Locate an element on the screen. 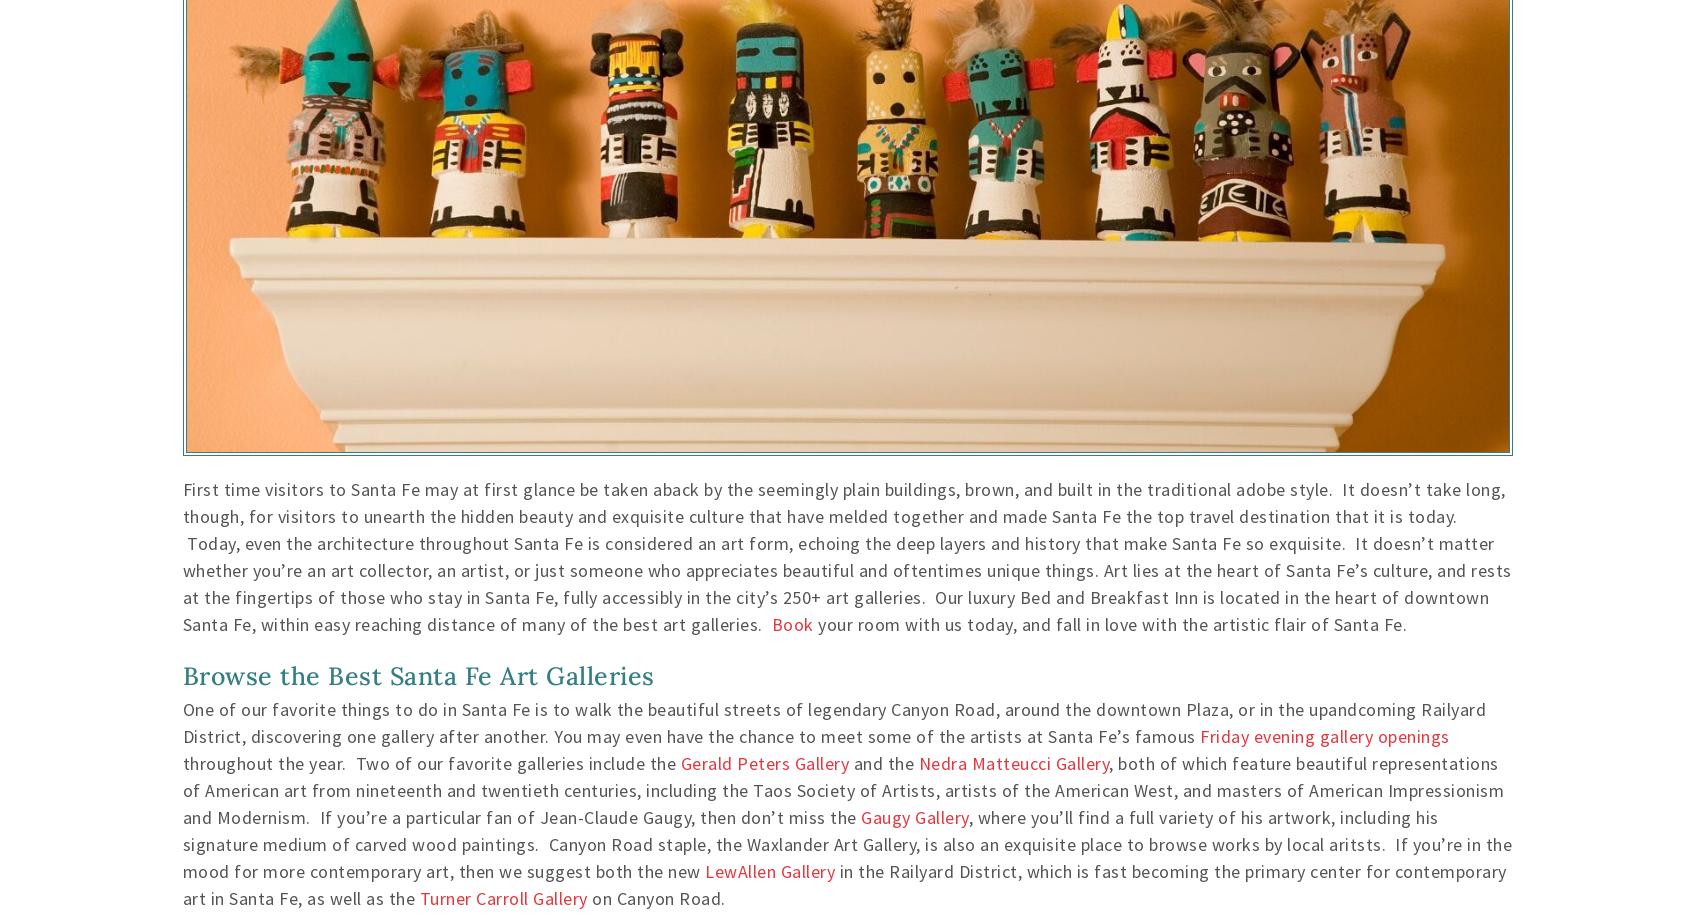 The width and height of the screenshot is (1695, 924). 'Gerald Peters Gallery' is located at coordinates (763, 762).